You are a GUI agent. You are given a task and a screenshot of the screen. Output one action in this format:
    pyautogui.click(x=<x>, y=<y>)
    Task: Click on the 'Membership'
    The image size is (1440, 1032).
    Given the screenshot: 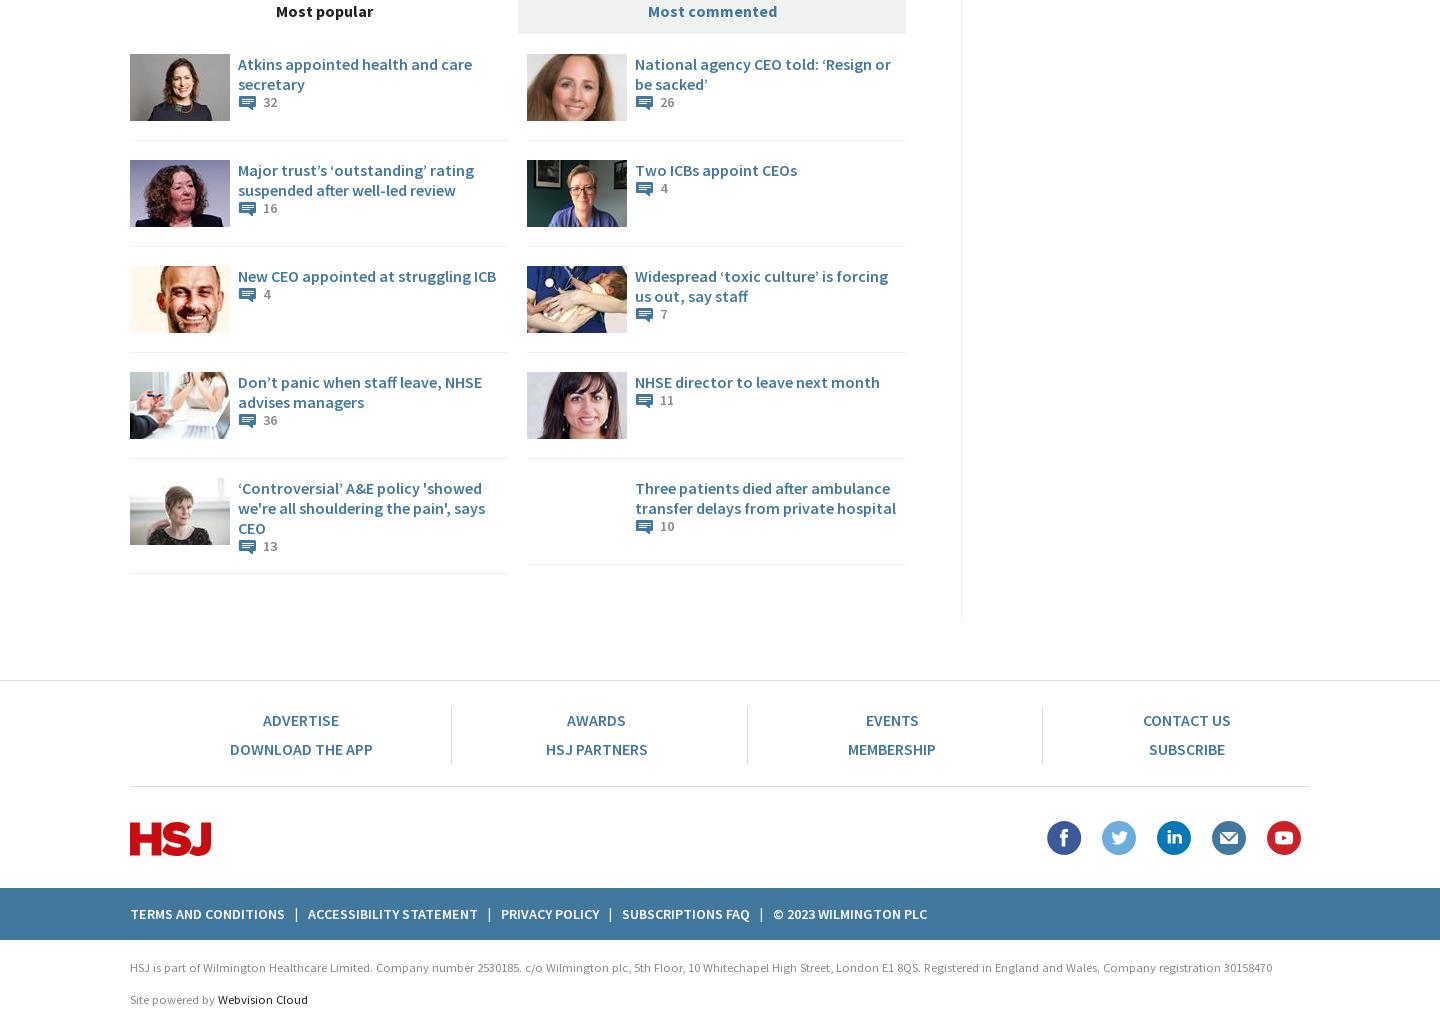 What is the action you would take?
    pyautogui.click(x=890, y=748)
    